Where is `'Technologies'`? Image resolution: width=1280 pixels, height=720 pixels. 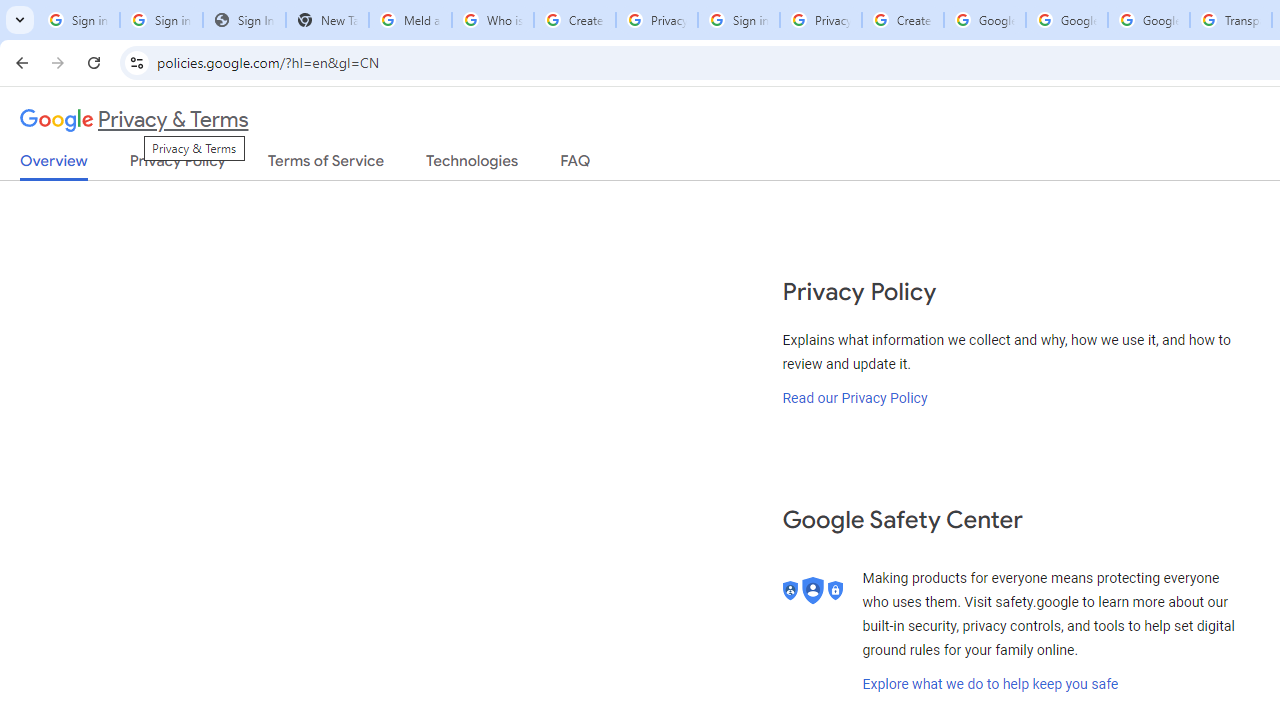 'Technologies' is located at coordinates (471, 164).